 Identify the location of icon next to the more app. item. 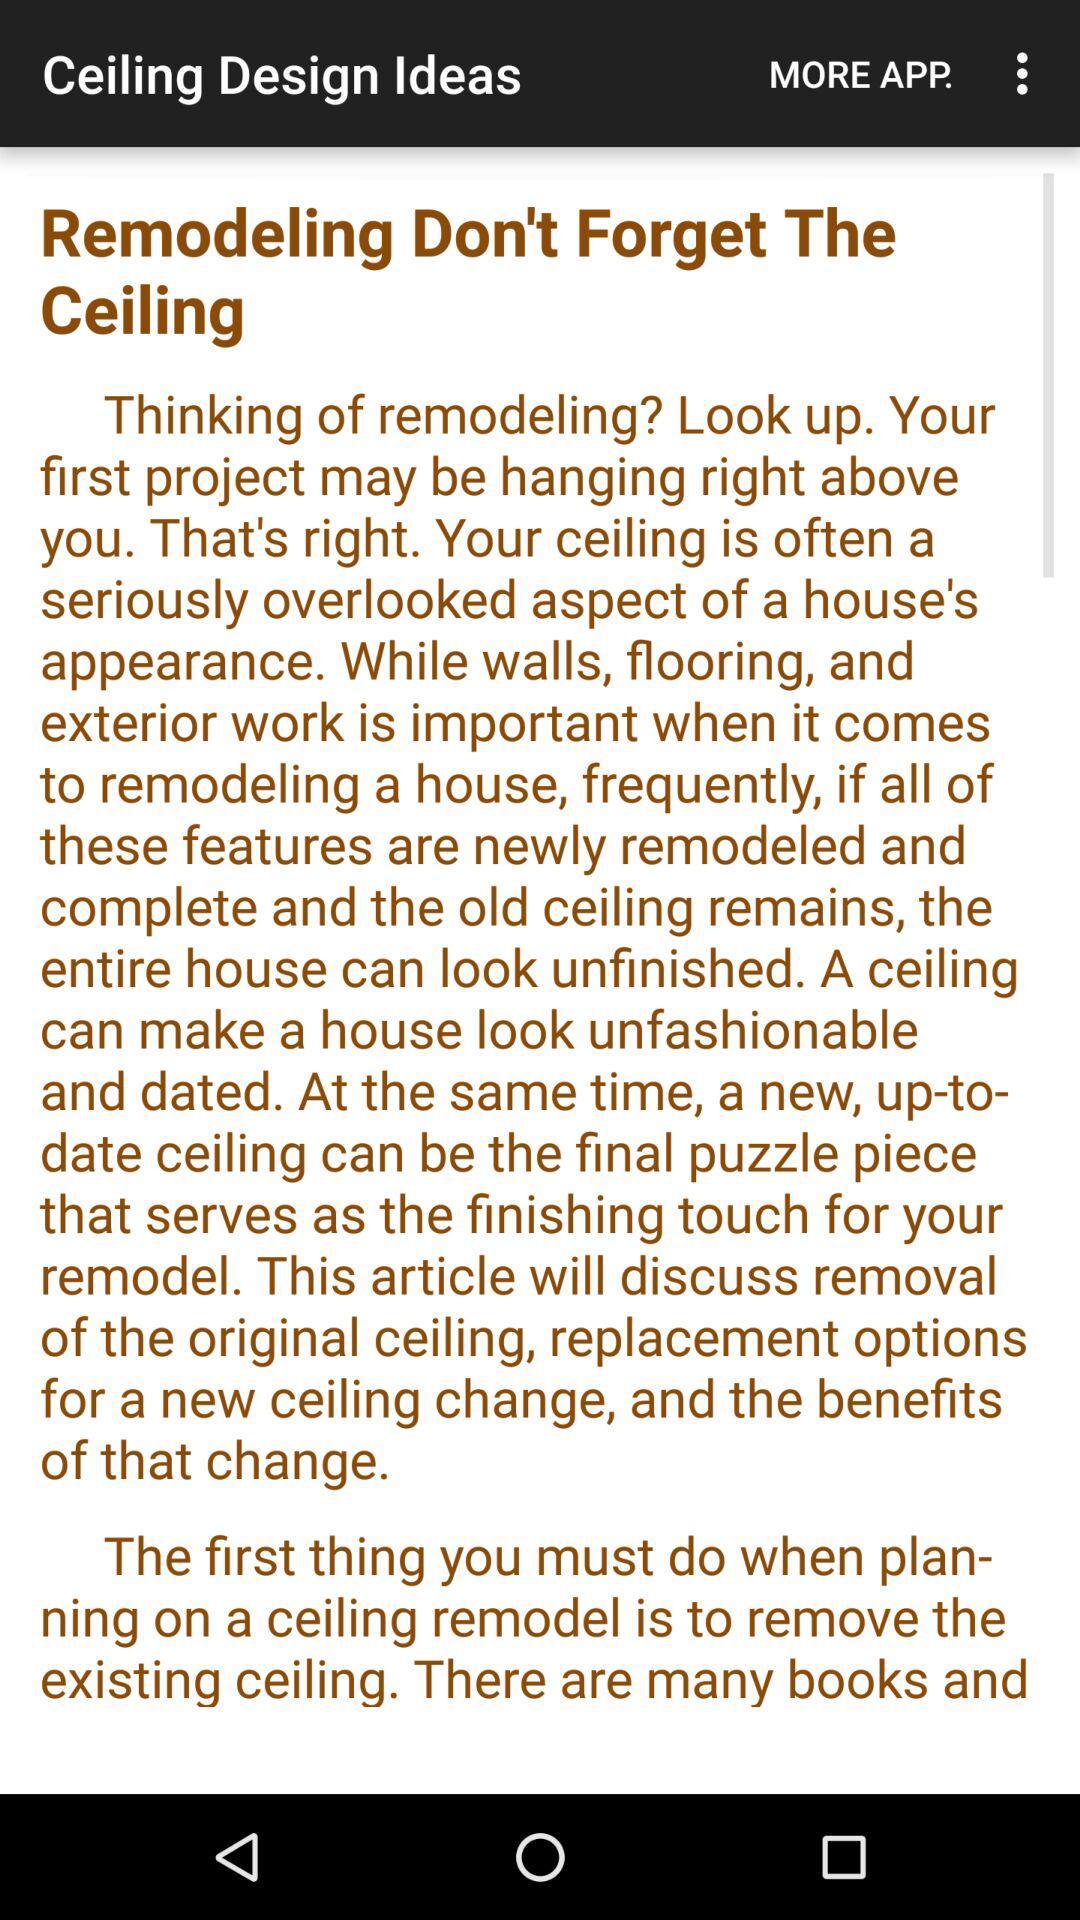
(1027, 73).